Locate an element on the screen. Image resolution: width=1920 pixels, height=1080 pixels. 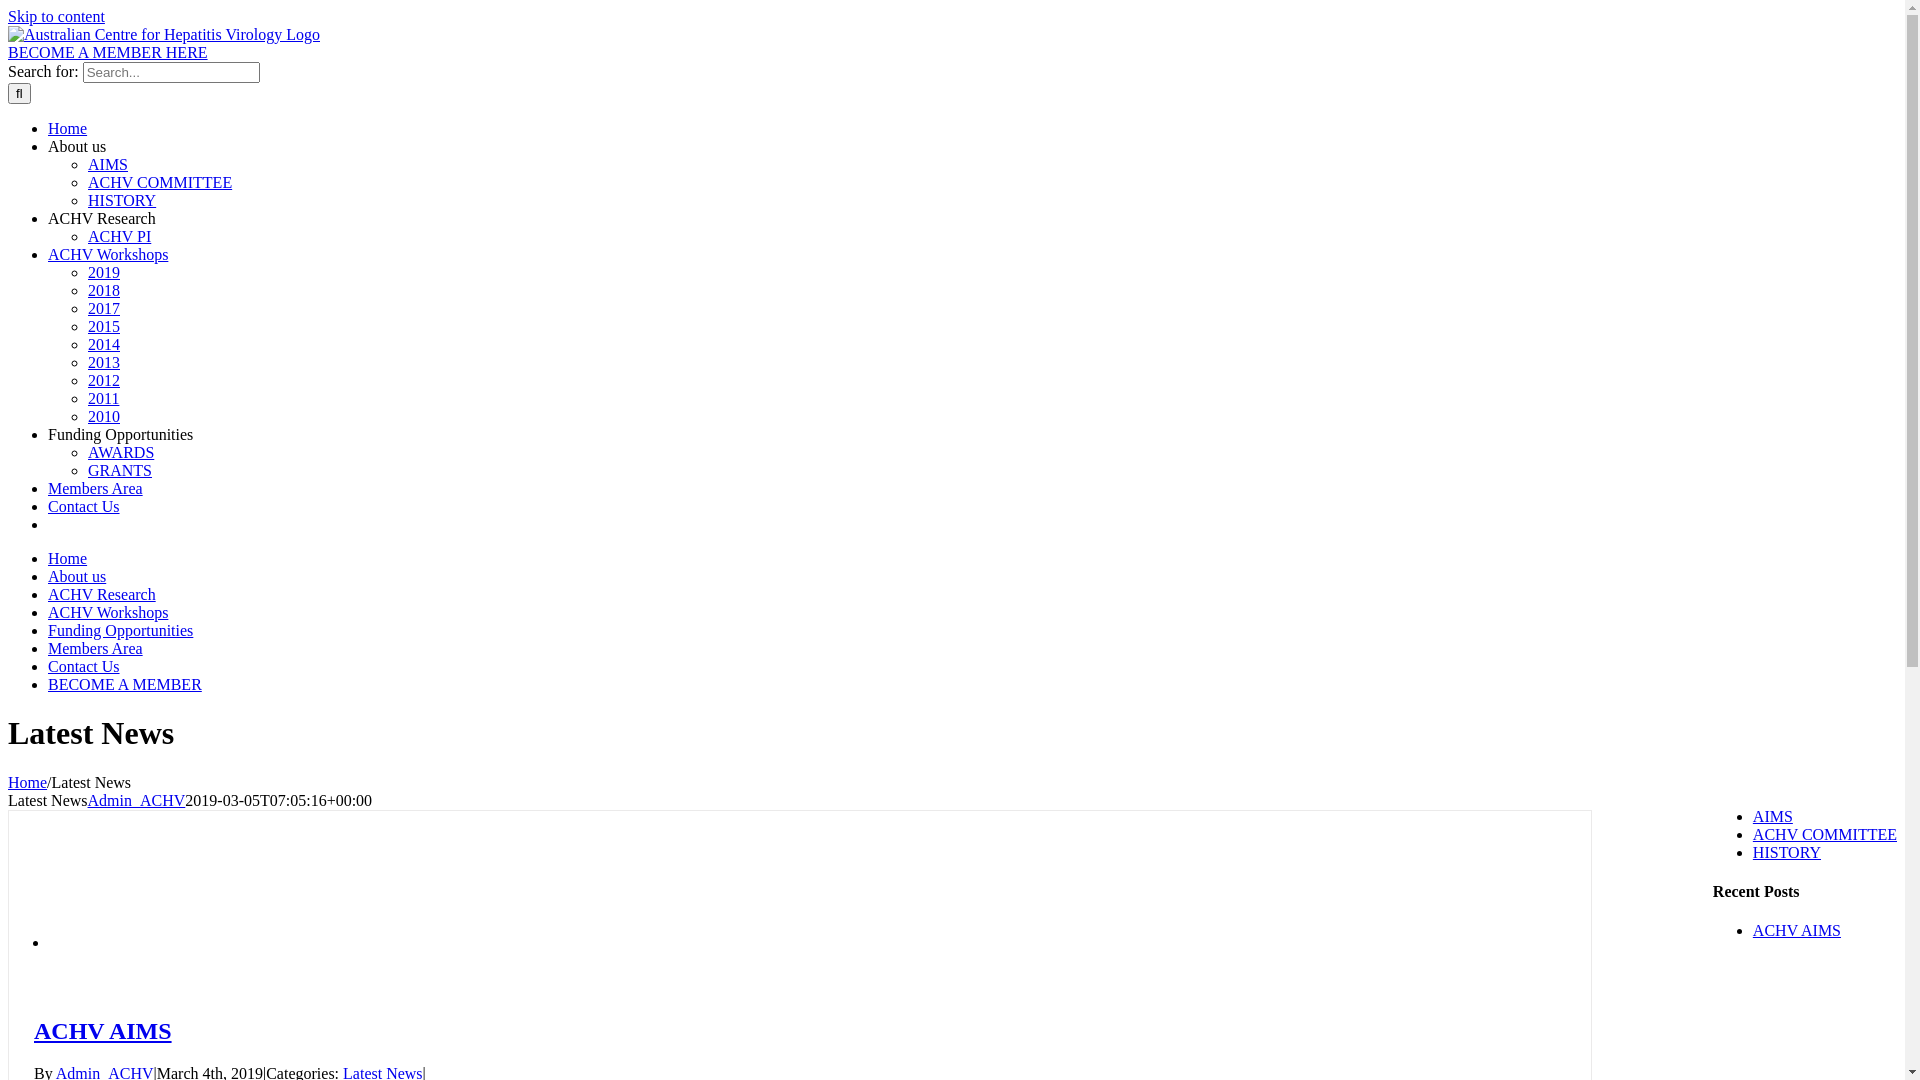
'GRANTS' is located at coordinates (119, 470).